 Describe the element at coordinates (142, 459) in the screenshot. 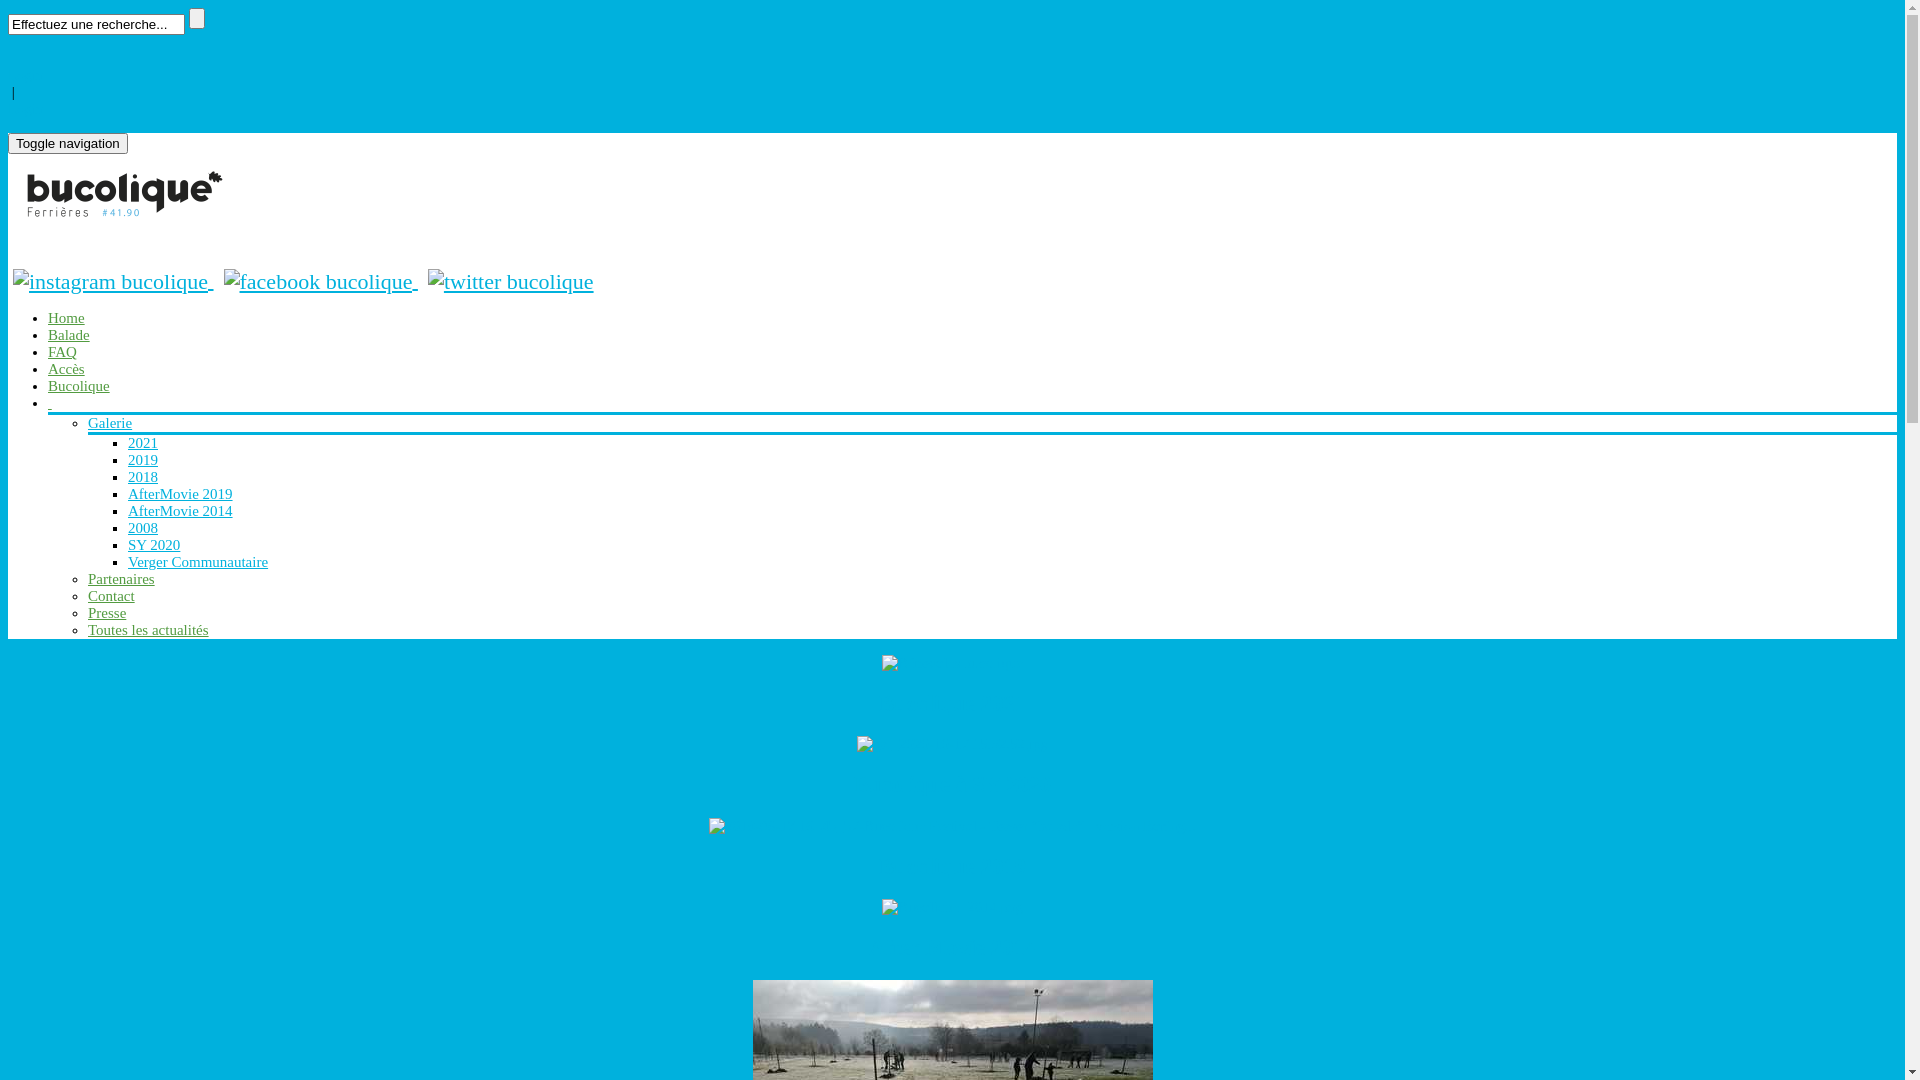

I see `'2019'` at that location.